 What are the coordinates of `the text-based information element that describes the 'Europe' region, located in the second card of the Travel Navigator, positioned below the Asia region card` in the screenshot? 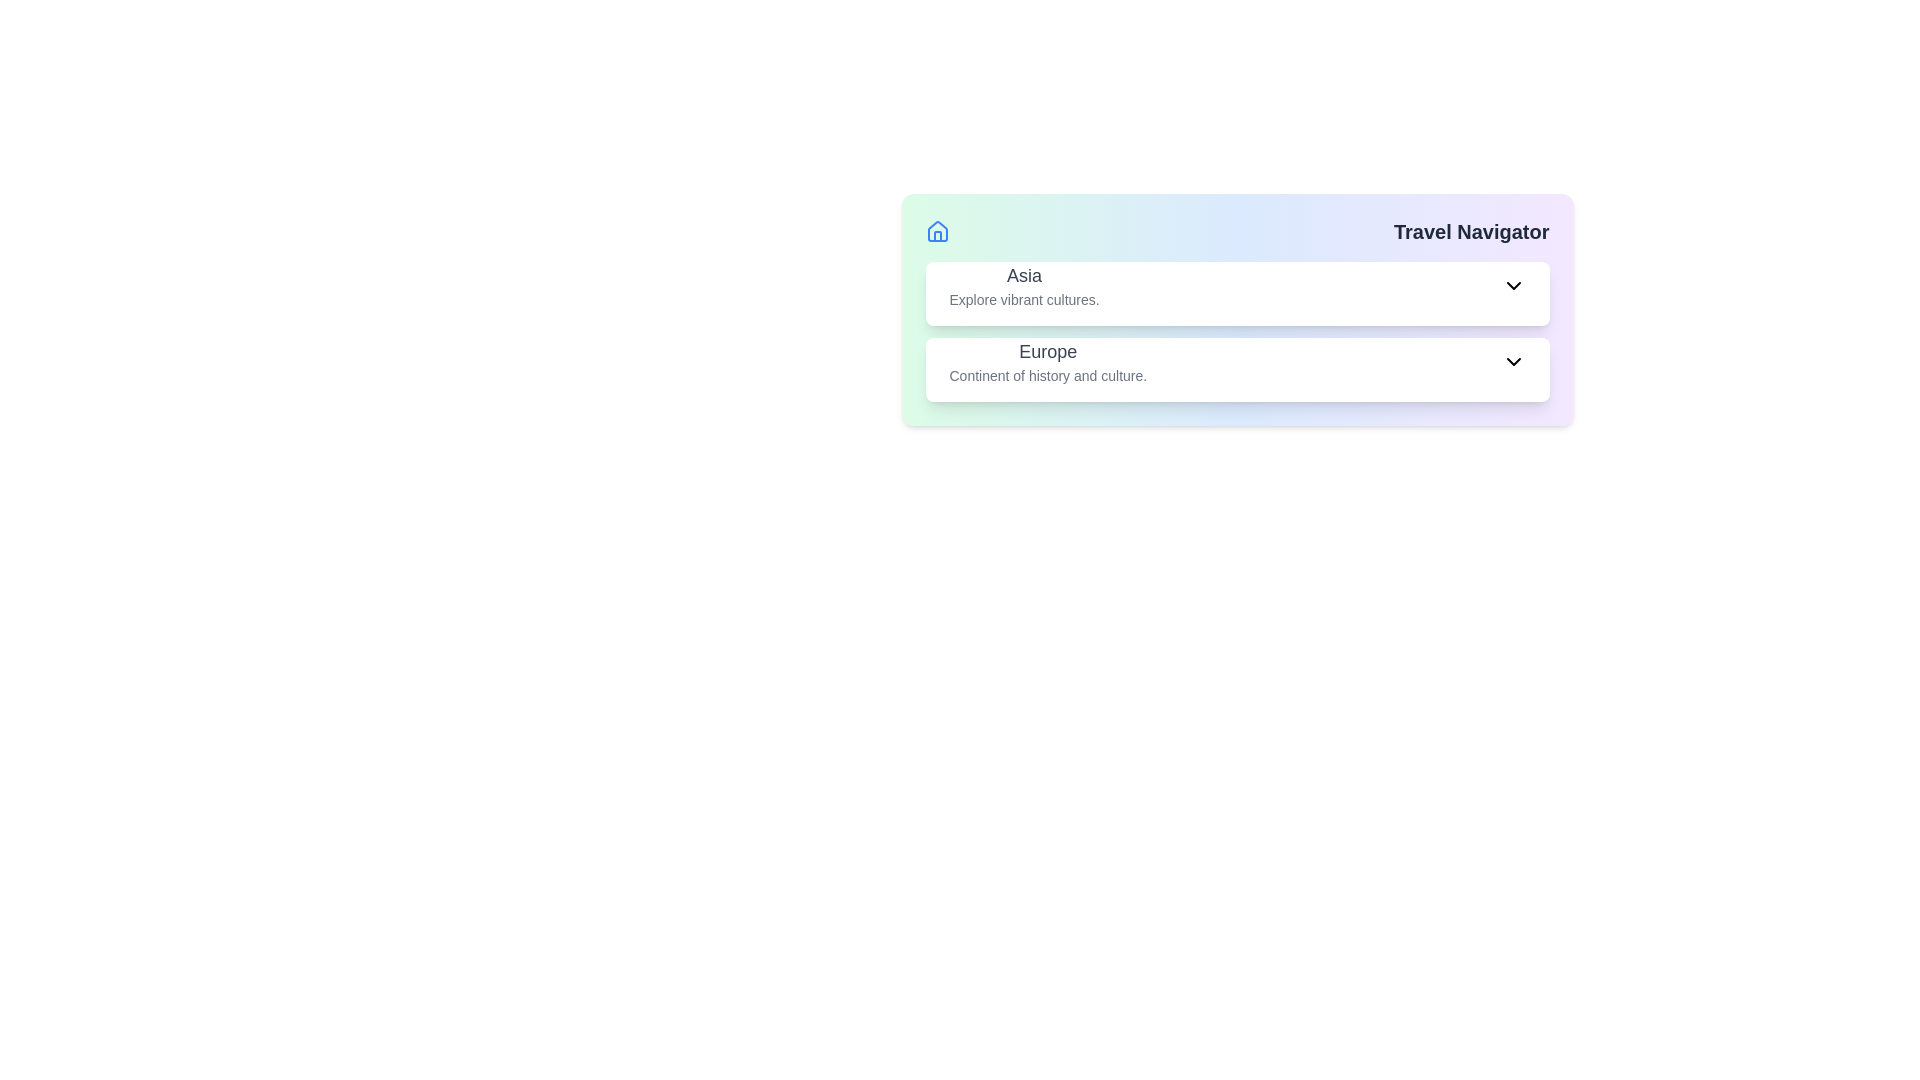 It's located at (1047, 362).